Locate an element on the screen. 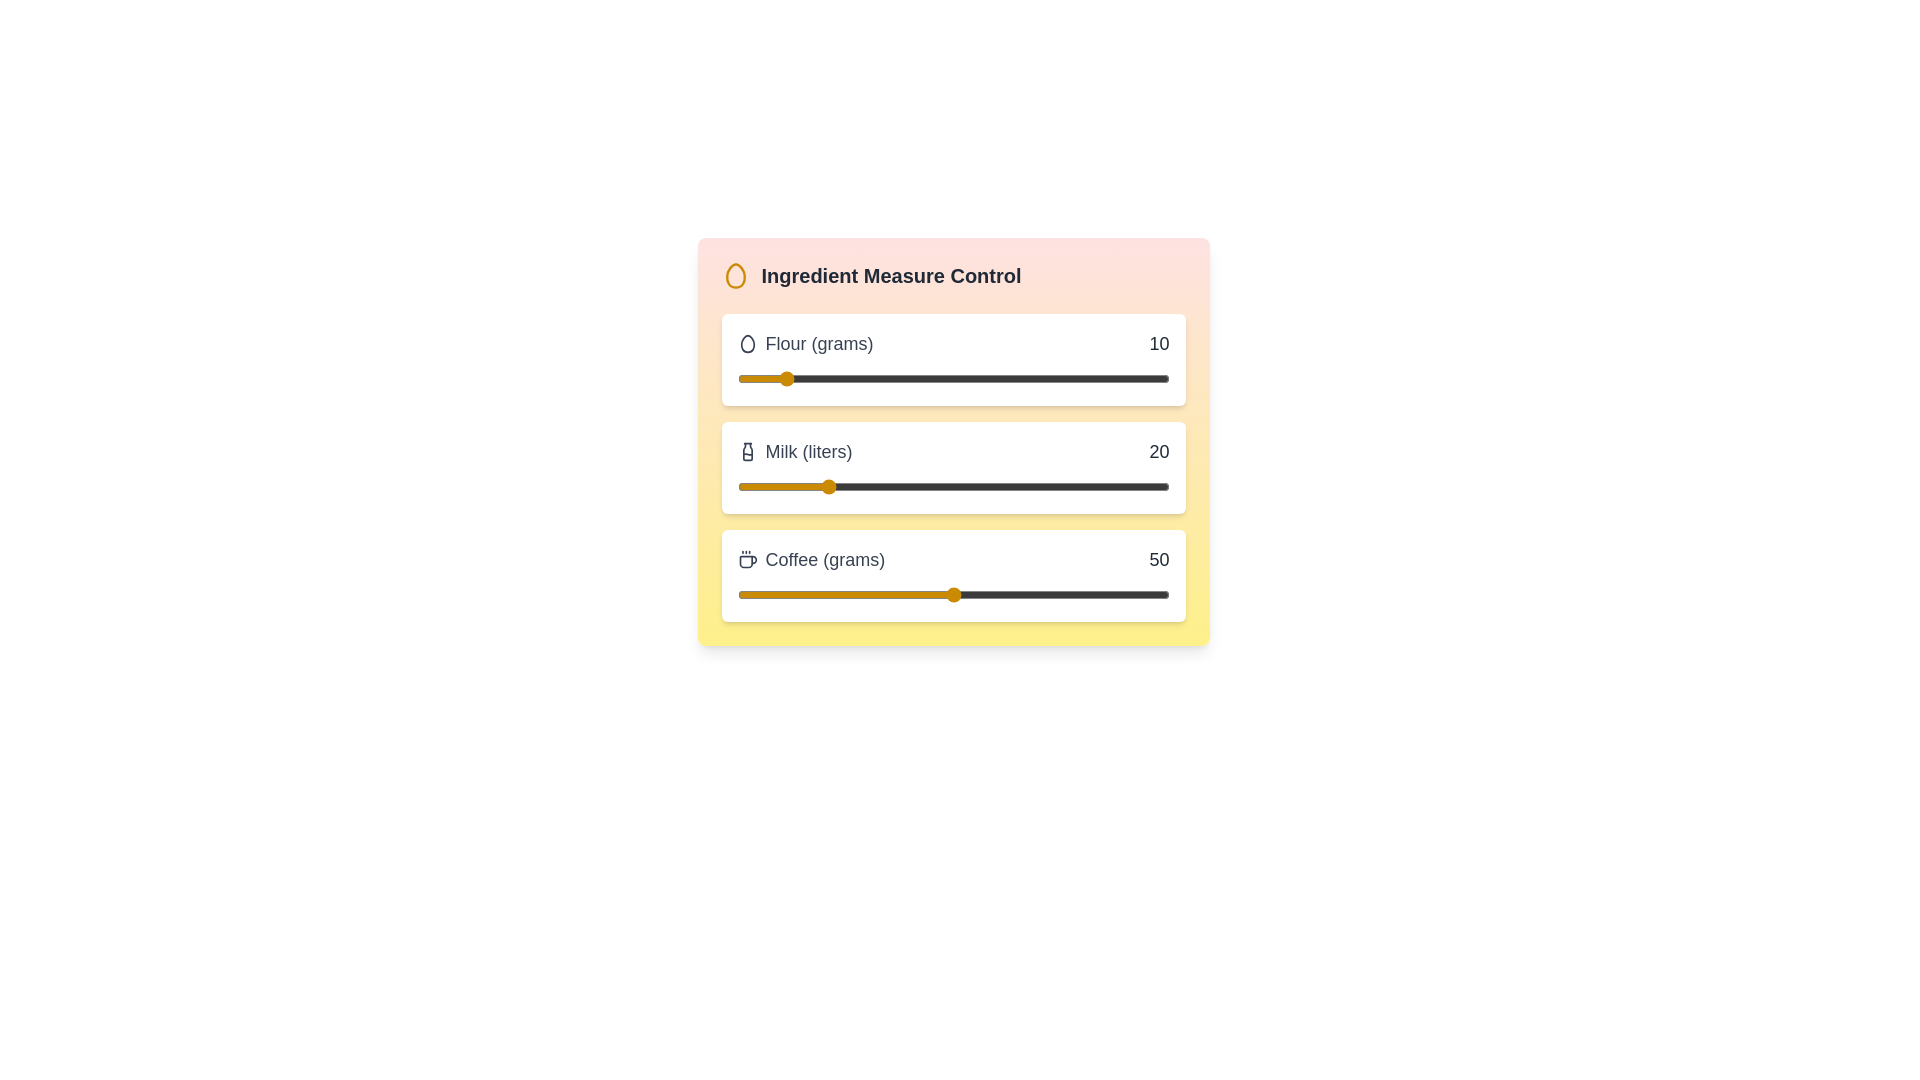 Image resolution: width=1920 pixels, height=1080 pixels. number displayed on the static text label showing '20' in black font, which is positioned to the far right of the 'Milk (liters)' adjustment slider is located at coordinates (1159, 451).